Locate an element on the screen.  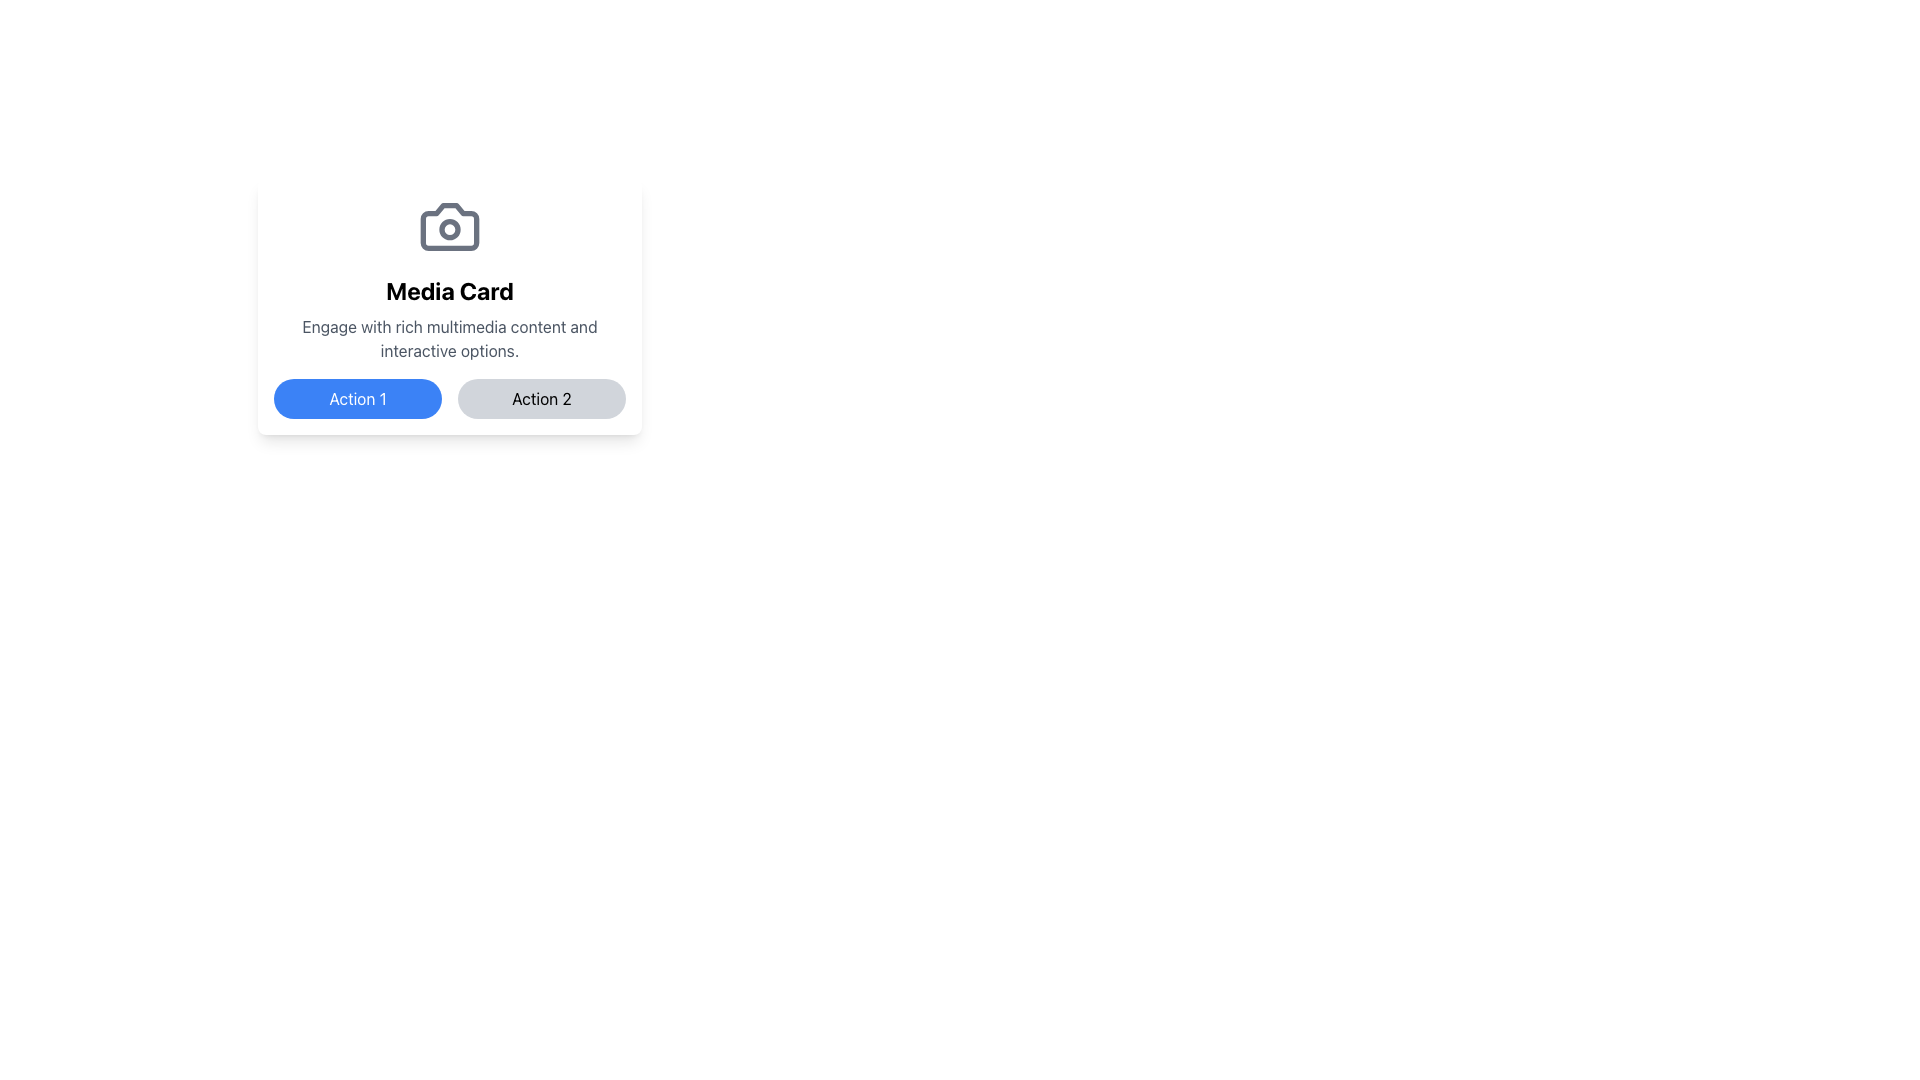
the button labeled 'Action 1' is located at coordinates (358, 398).